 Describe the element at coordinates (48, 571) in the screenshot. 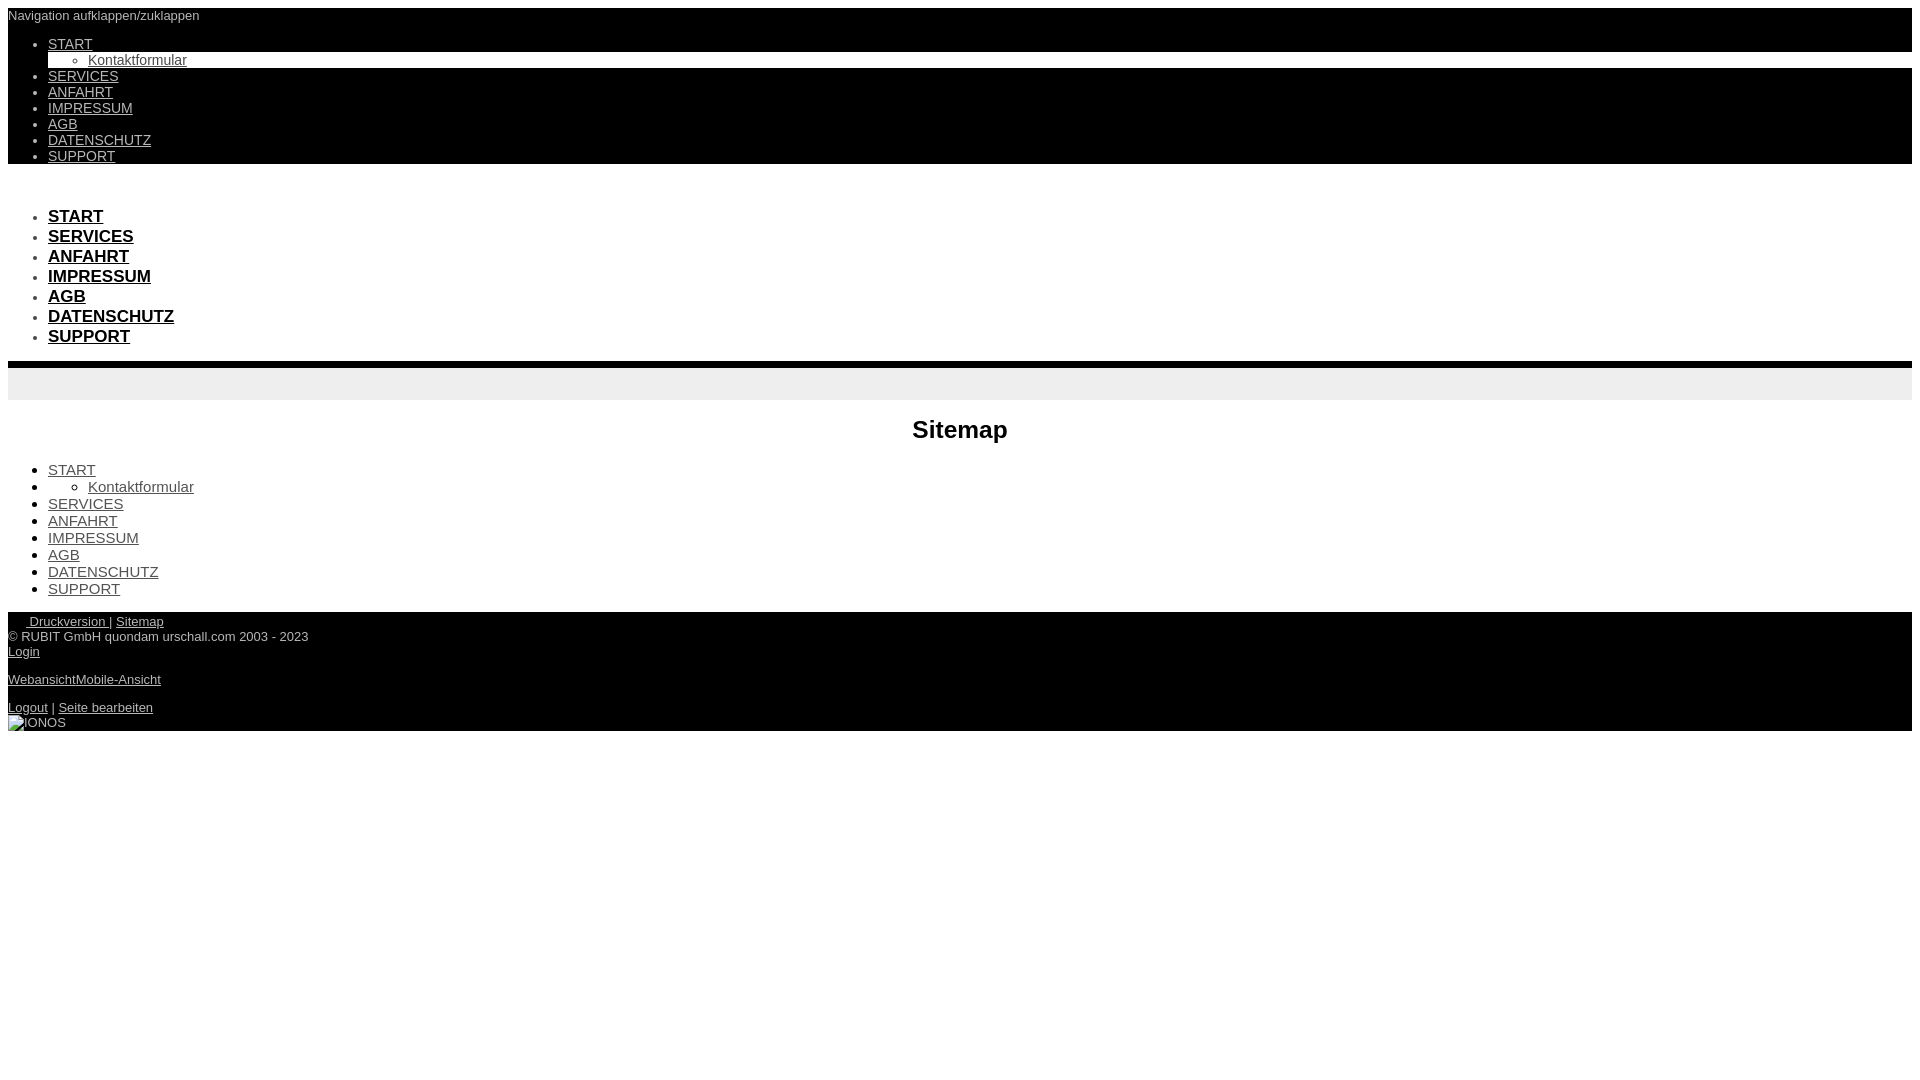

I see `'DATENSCHUTZ'` at that location.